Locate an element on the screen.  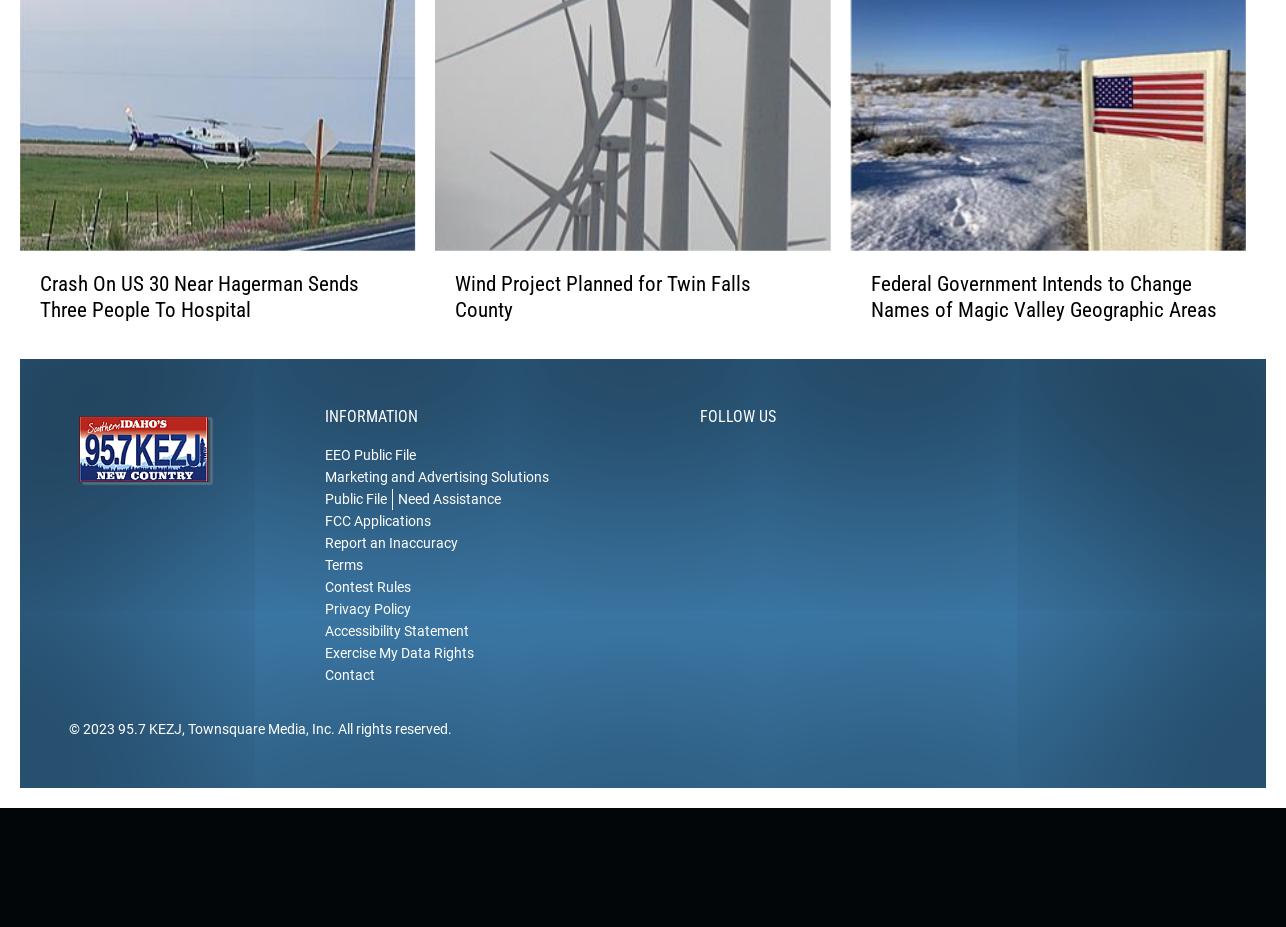
'Wind Project Planned for Twin Falls County' is located at coordinates (602, 326).